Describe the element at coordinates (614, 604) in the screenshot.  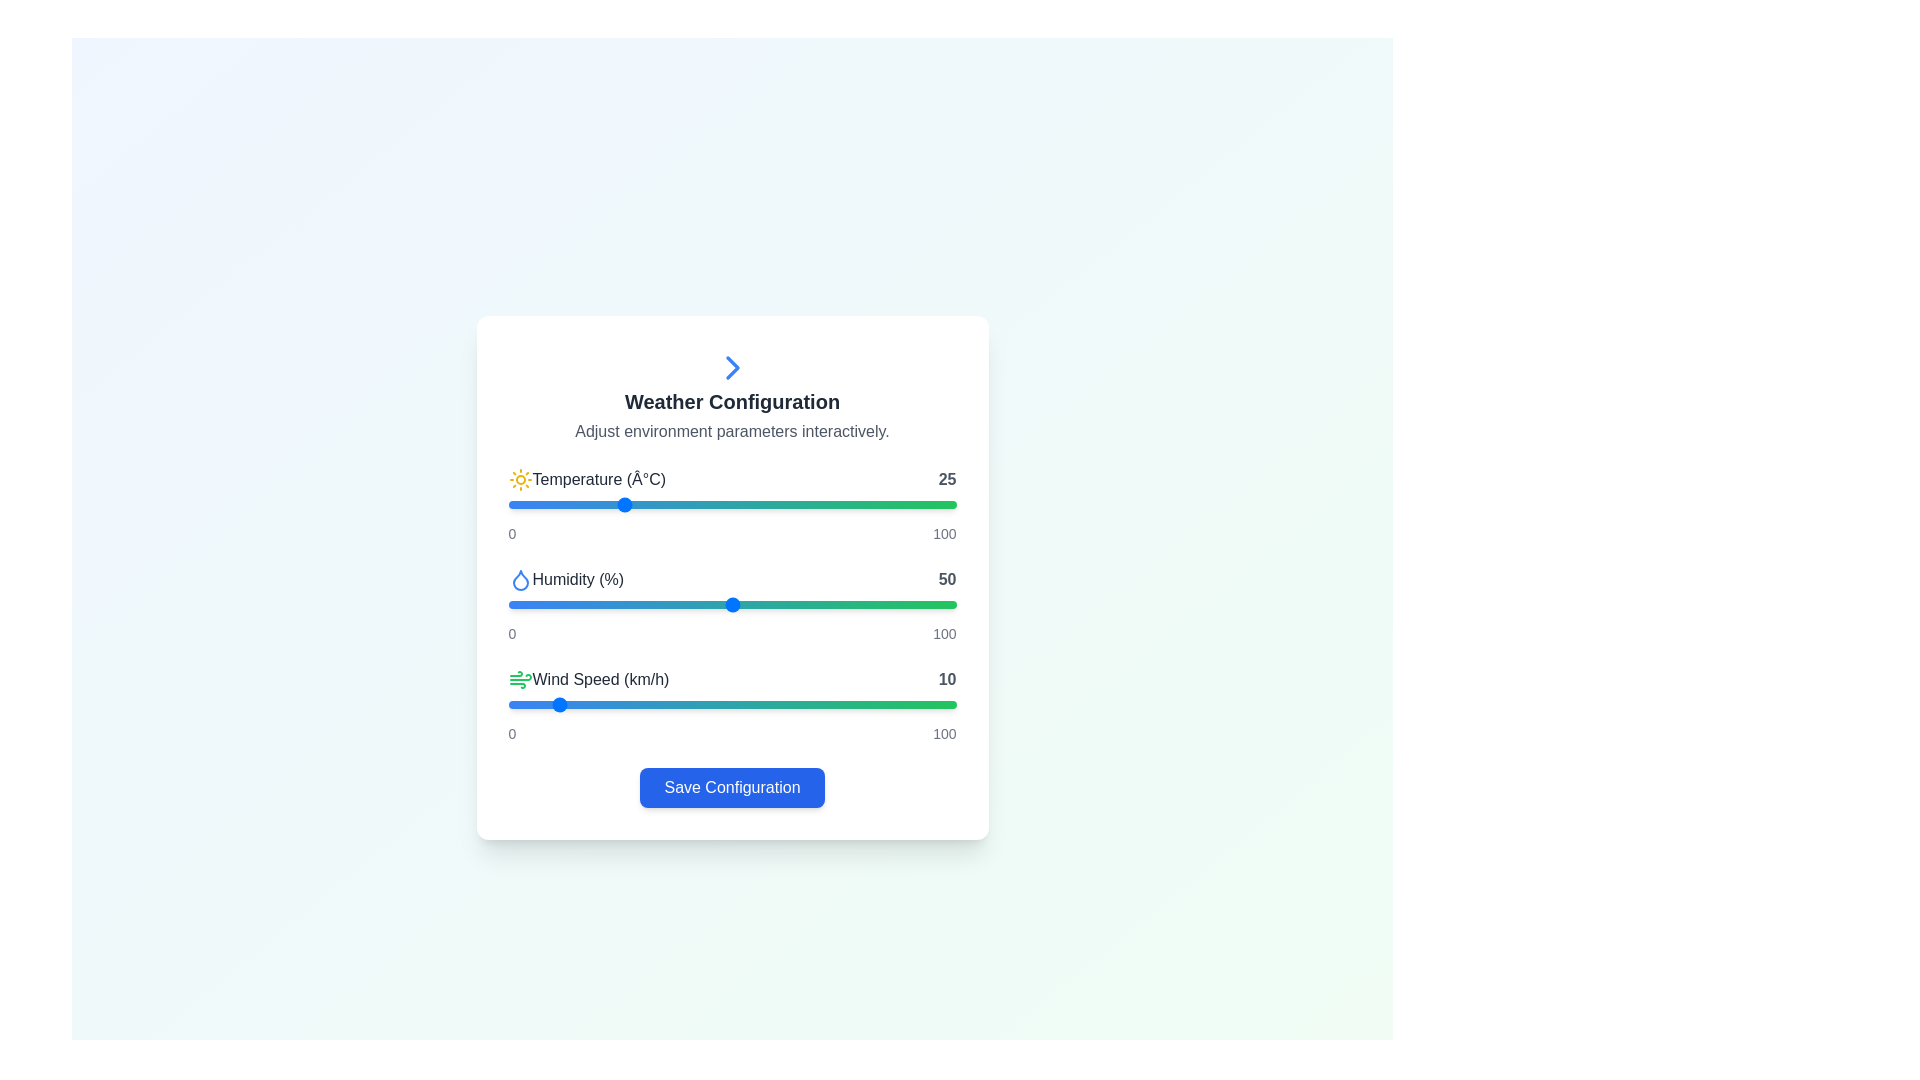
I see `the slider value` at that location.